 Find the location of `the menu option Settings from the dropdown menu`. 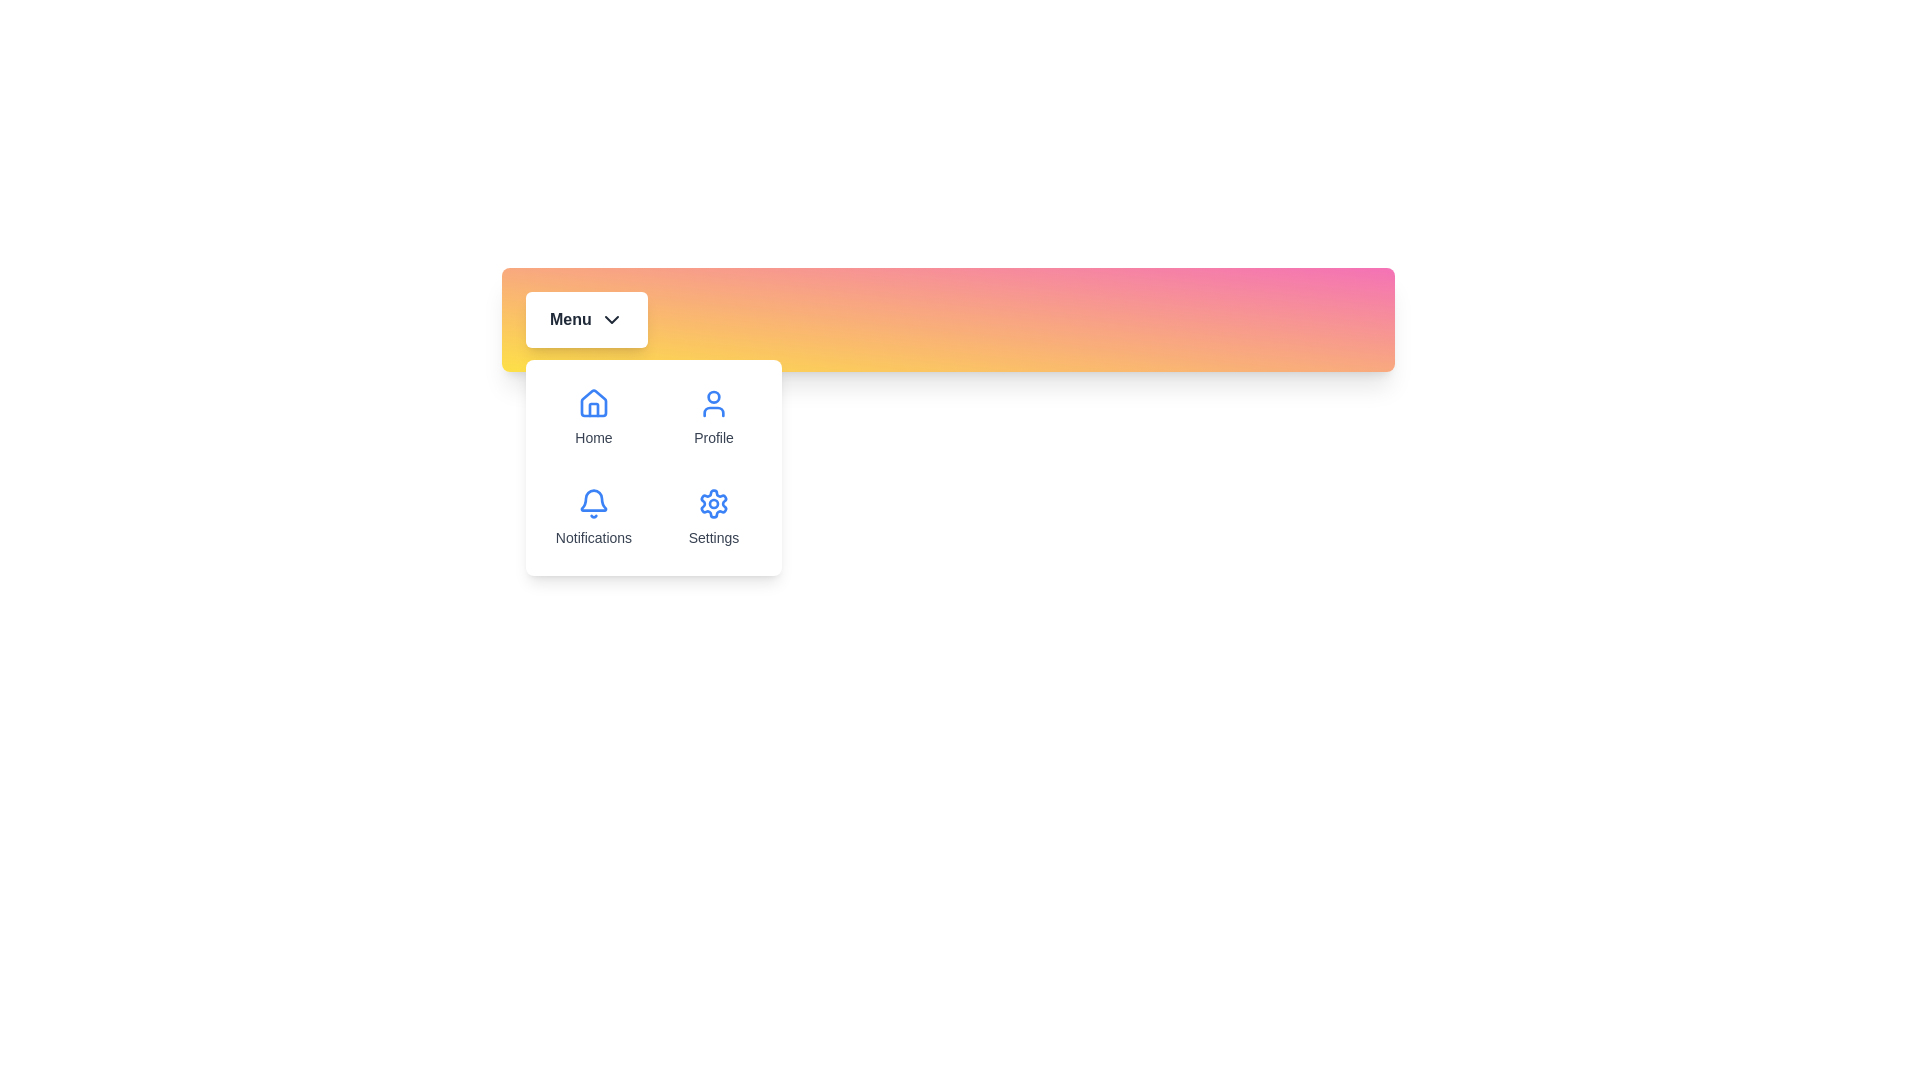

the menu option Settings from the dropdown menu is located at coordinates (714, 516).